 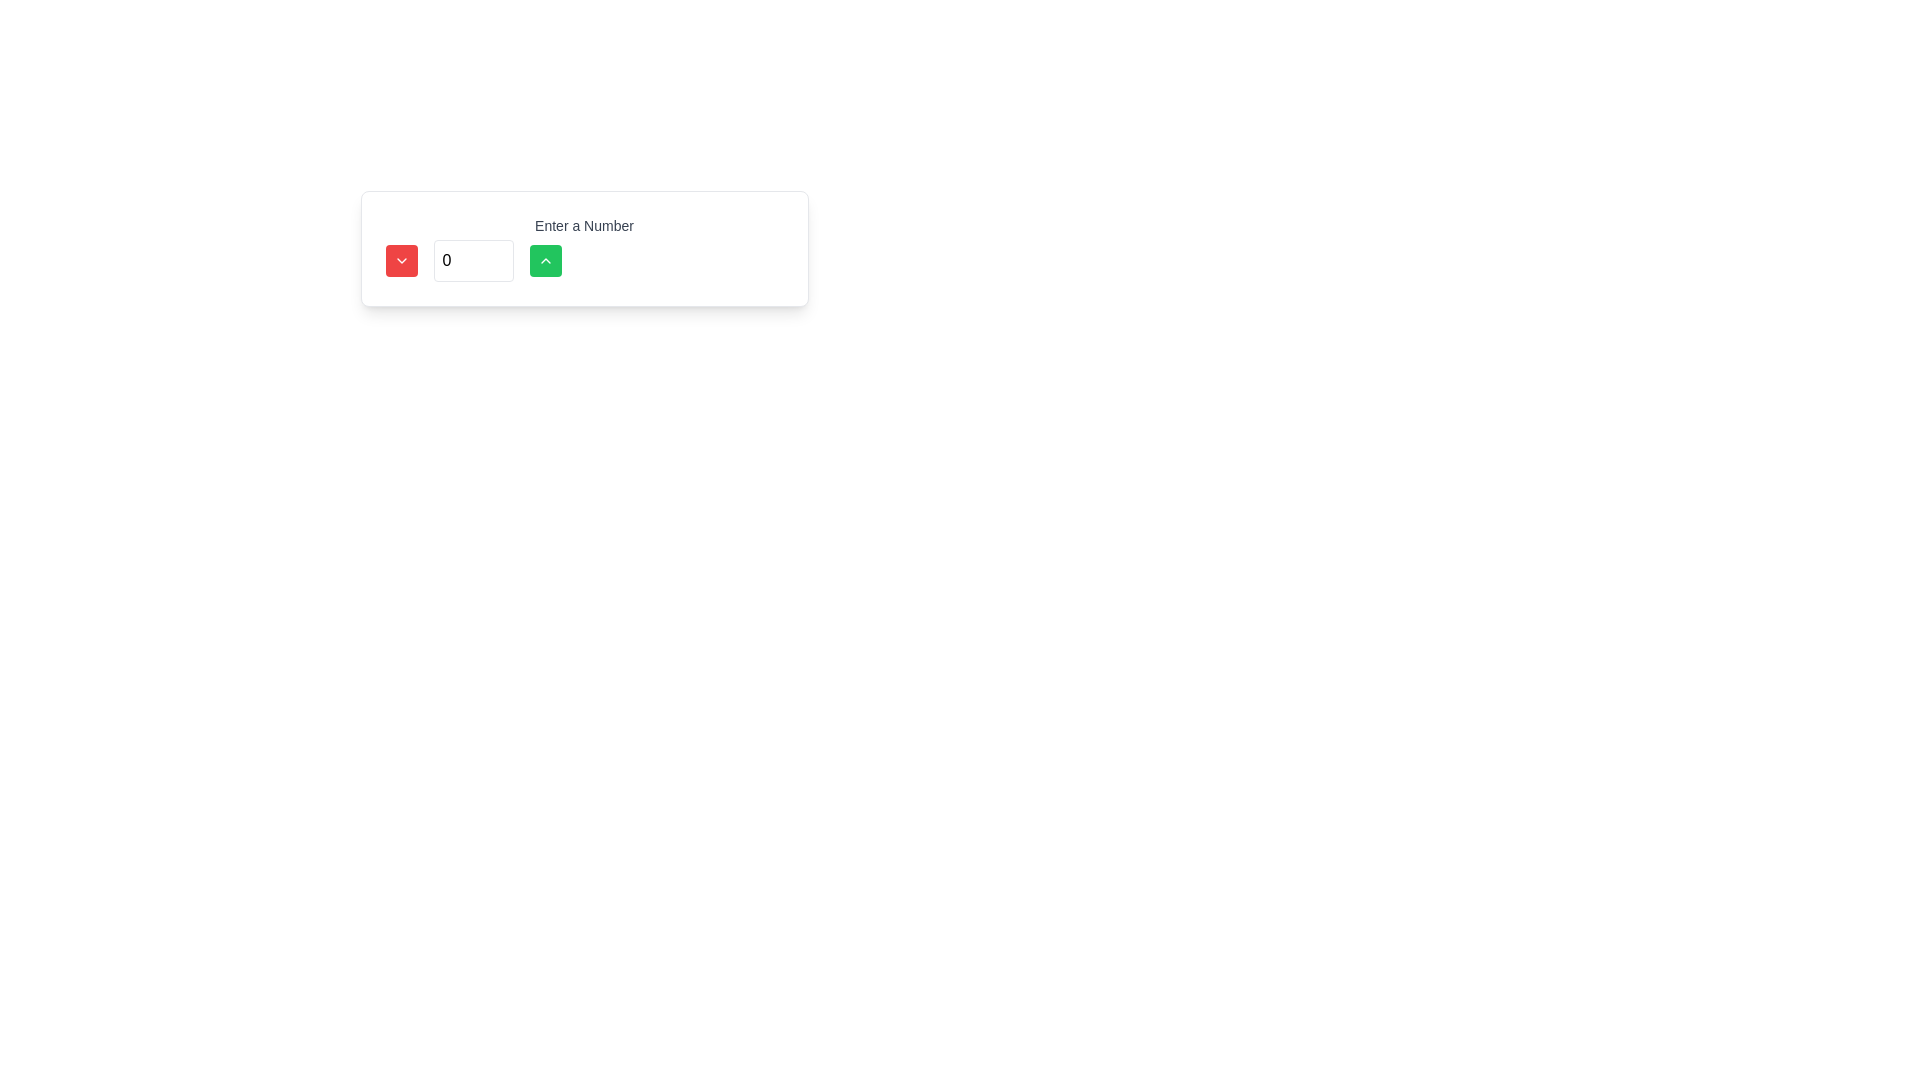 What do you see at coordinates (583, 248) in the screenshot?
I see `the green increment button of the labeled input field component that reads 'Enter a Number' to increase the value` at bounding box center [583, 248].